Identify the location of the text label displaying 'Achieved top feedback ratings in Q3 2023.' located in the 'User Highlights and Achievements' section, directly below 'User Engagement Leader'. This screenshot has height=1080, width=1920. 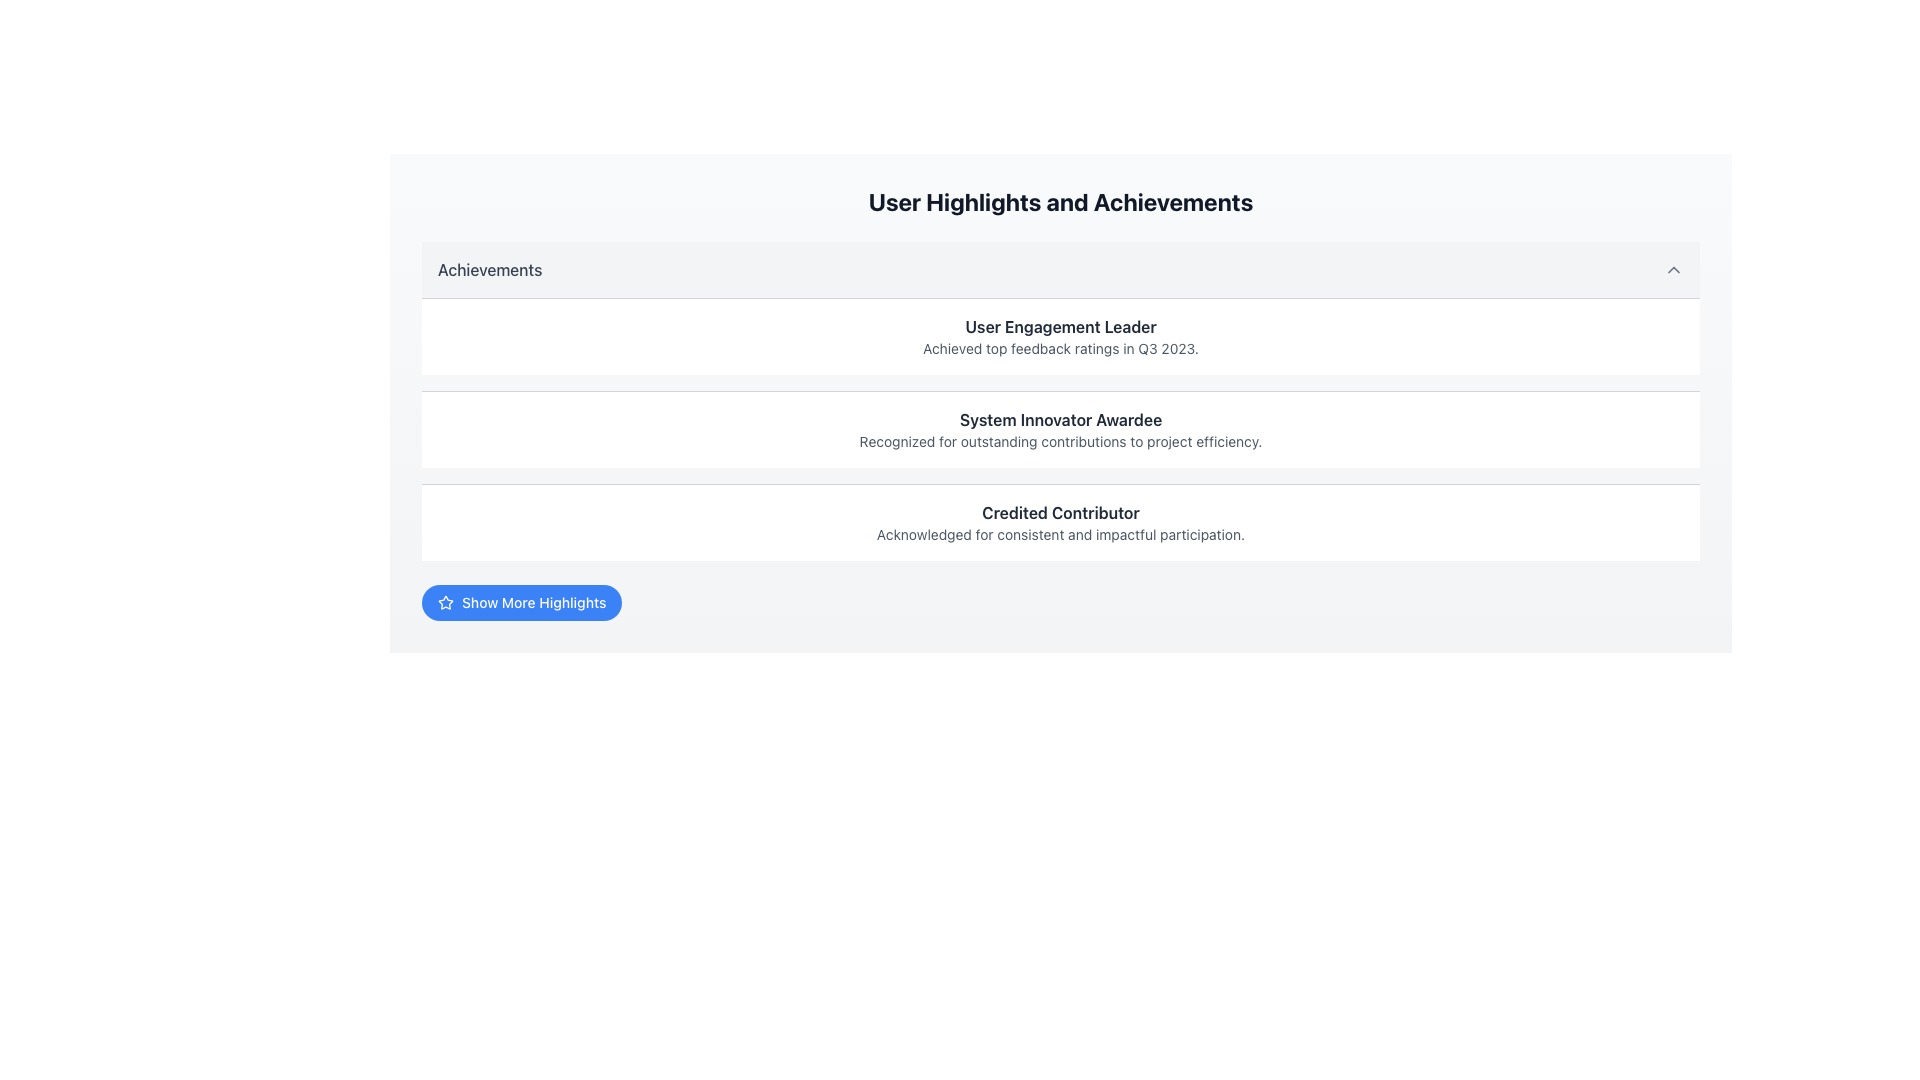
(1059, 347).